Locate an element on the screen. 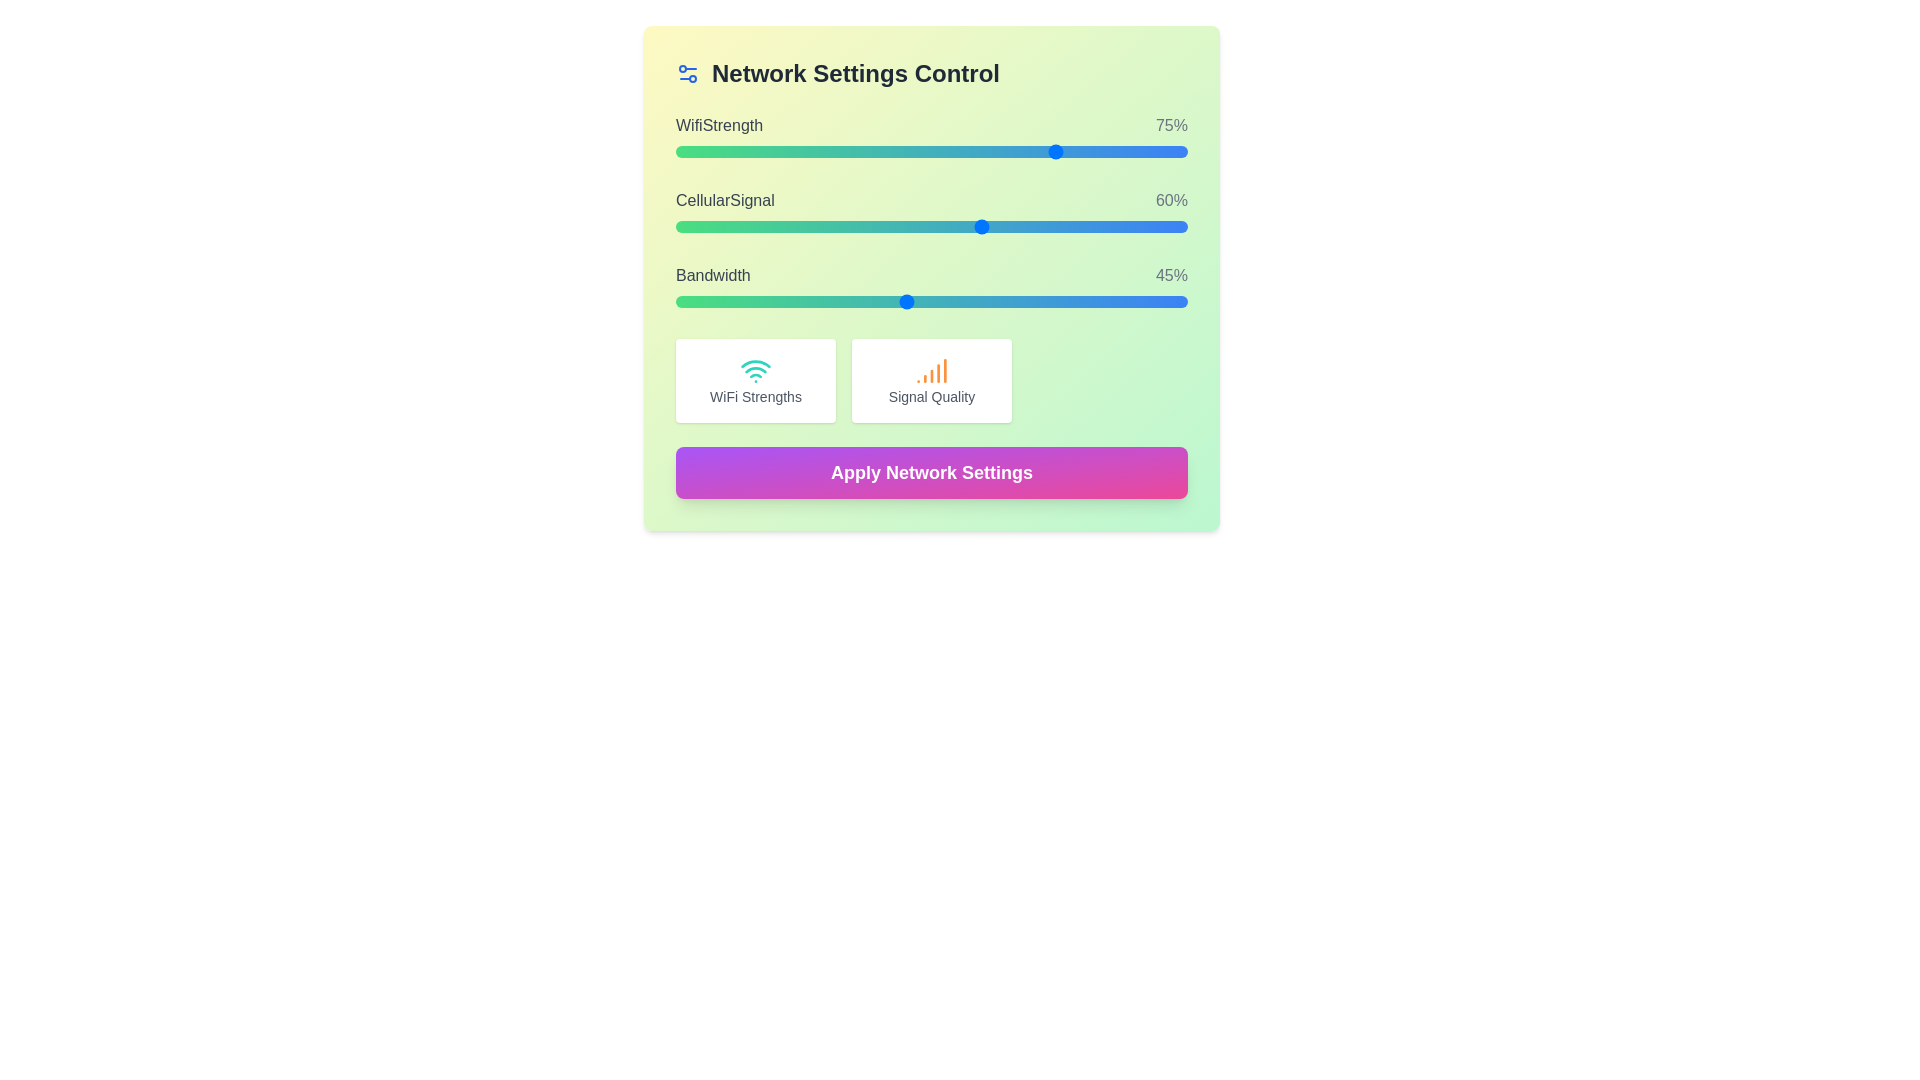  the bandwidth slider is located at coordinates (751, 301).